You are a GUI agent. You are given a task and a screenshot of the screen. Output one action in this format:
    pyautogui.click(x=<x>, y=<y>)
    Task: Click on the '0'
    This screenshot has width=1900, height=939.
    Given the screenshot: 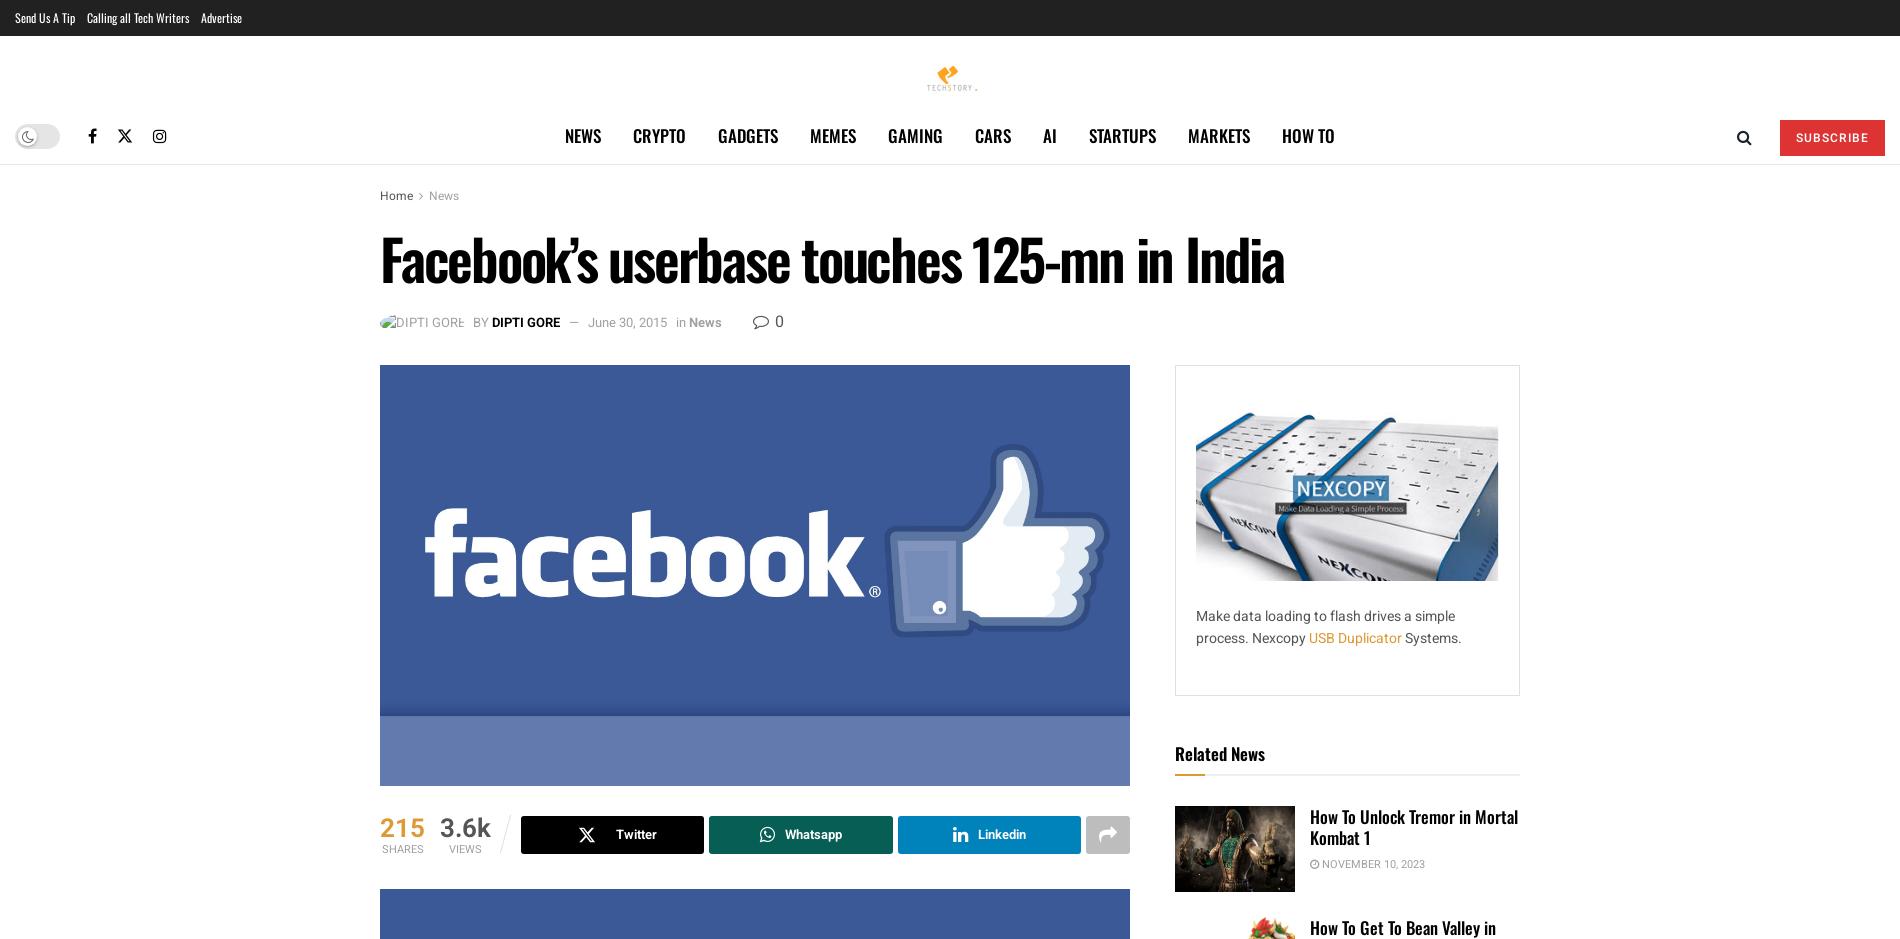 What is the action you would take?
    pyautogui.click(x=770, y=321)
    